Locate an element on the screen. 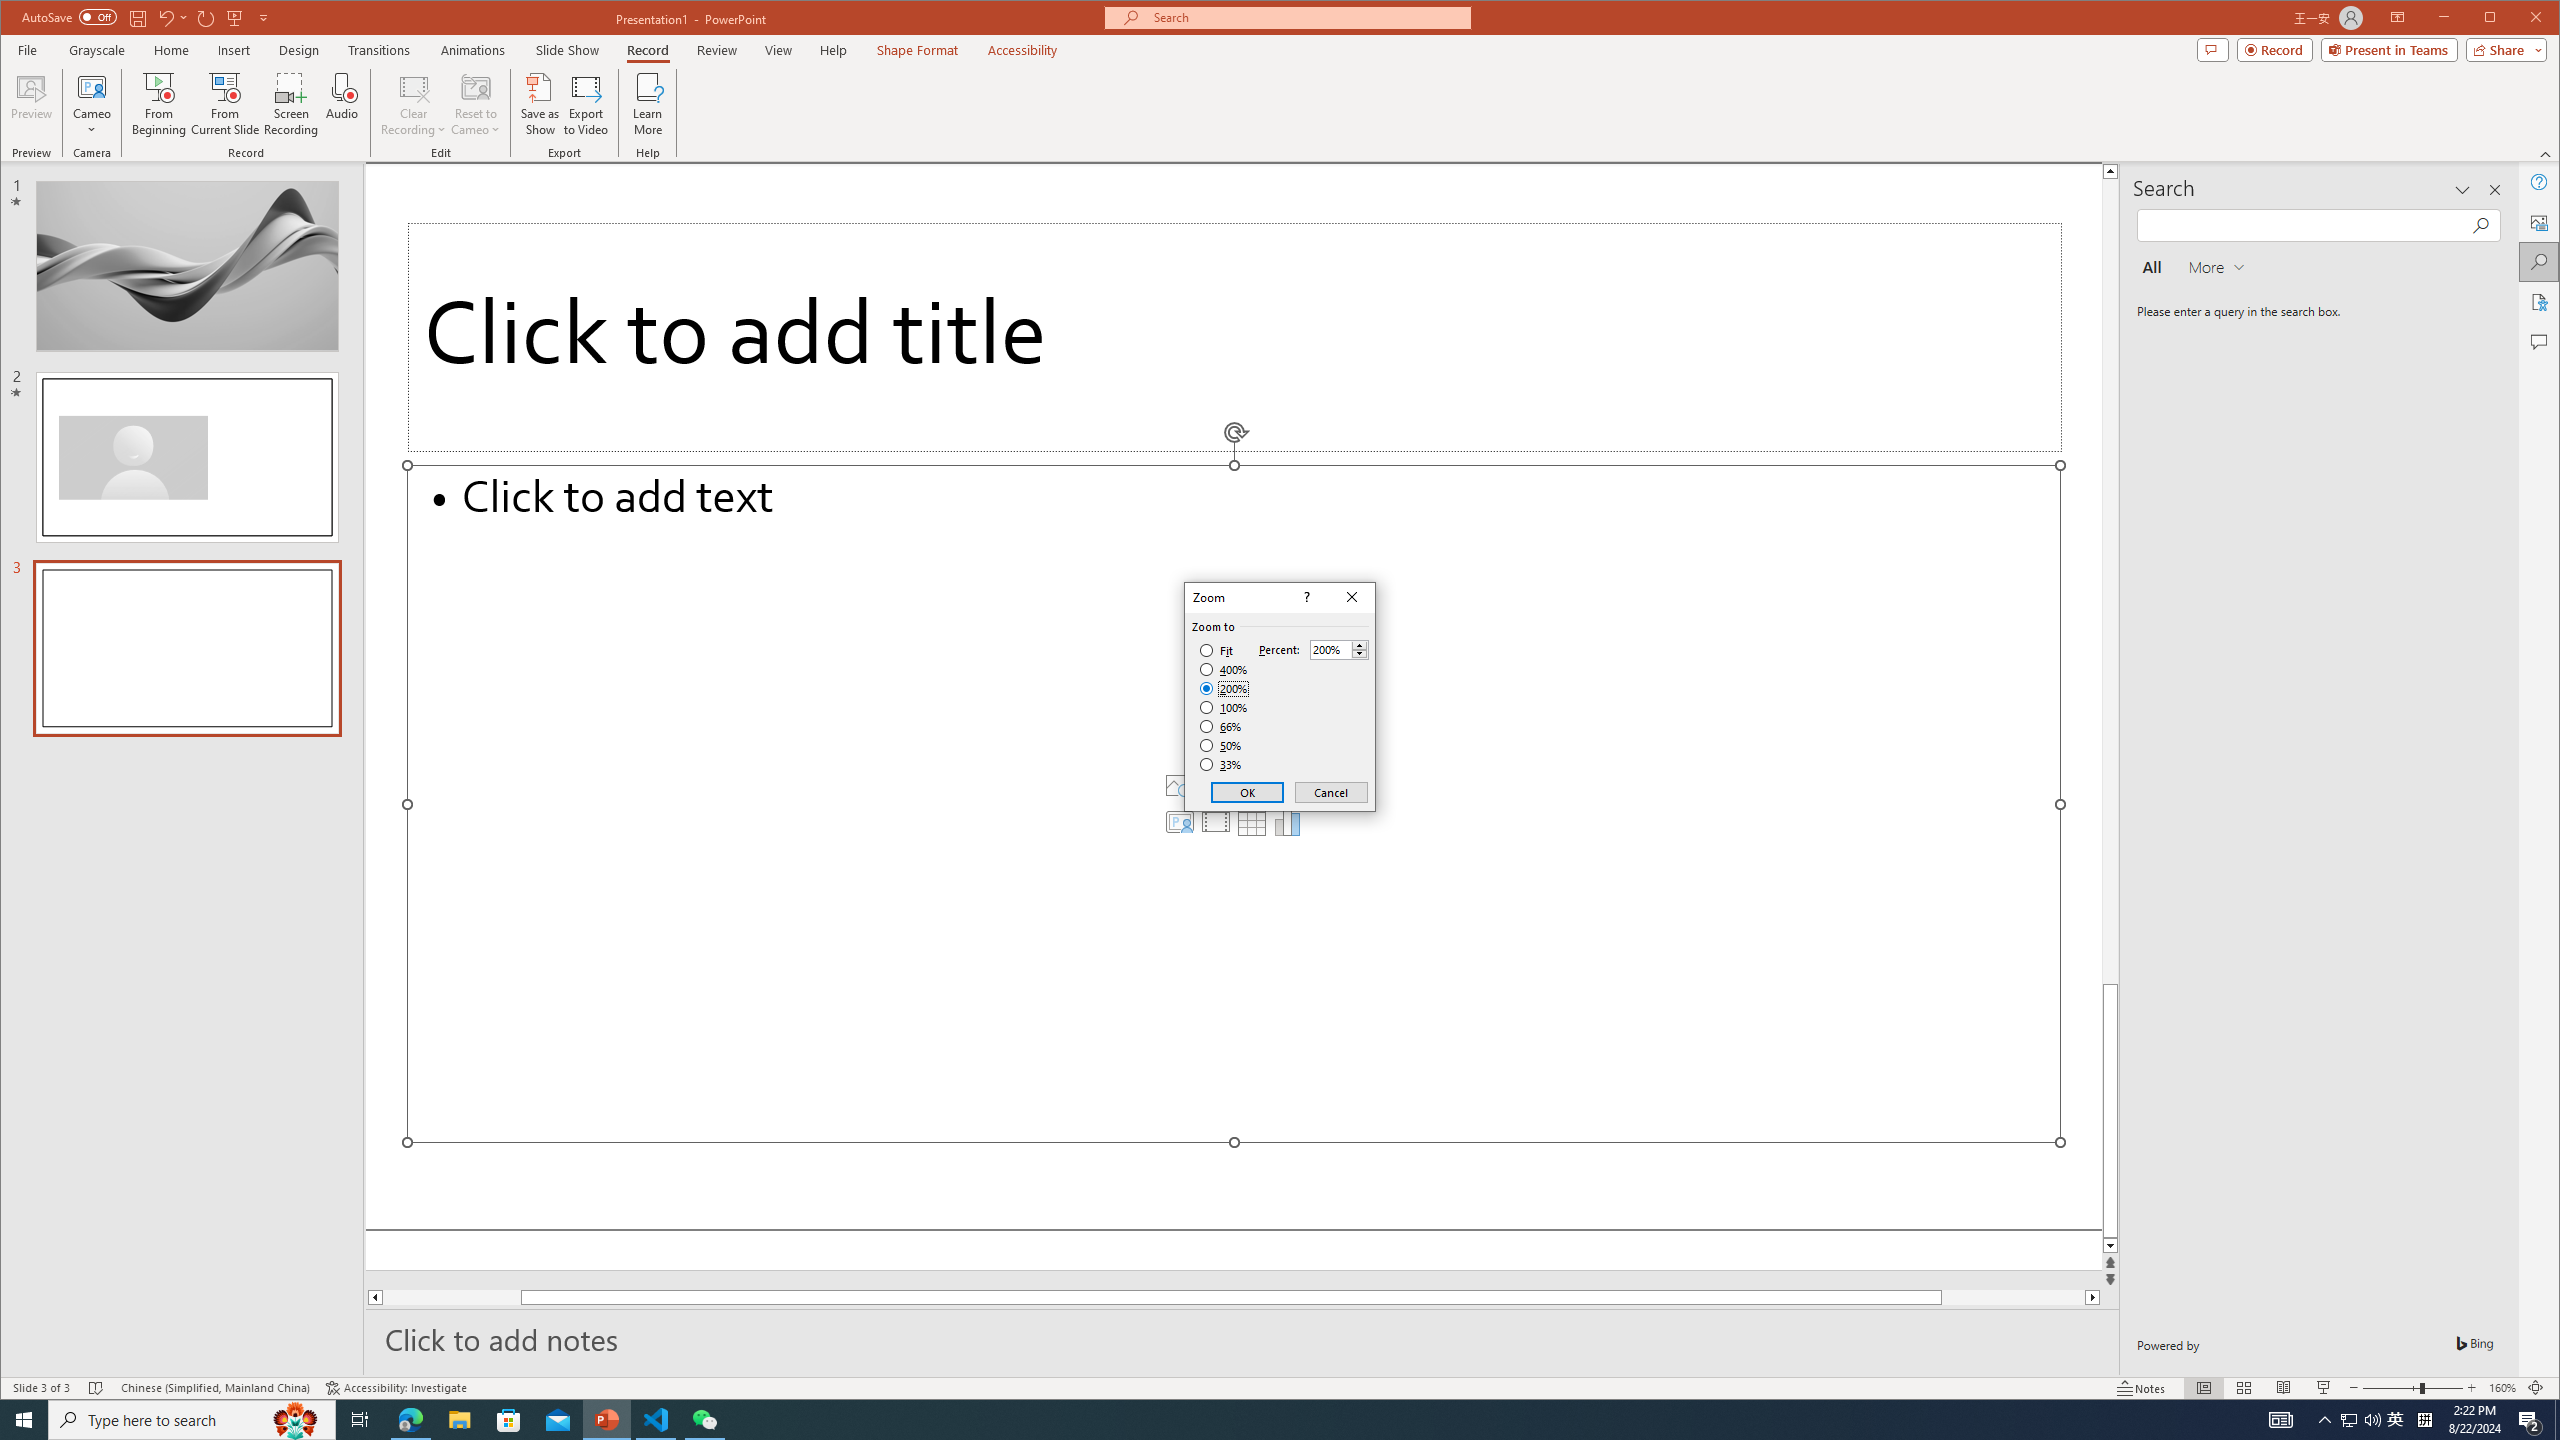 This screenshot has width=2560, height=1440. 'Fit' is located at coordinates (1216, 651).